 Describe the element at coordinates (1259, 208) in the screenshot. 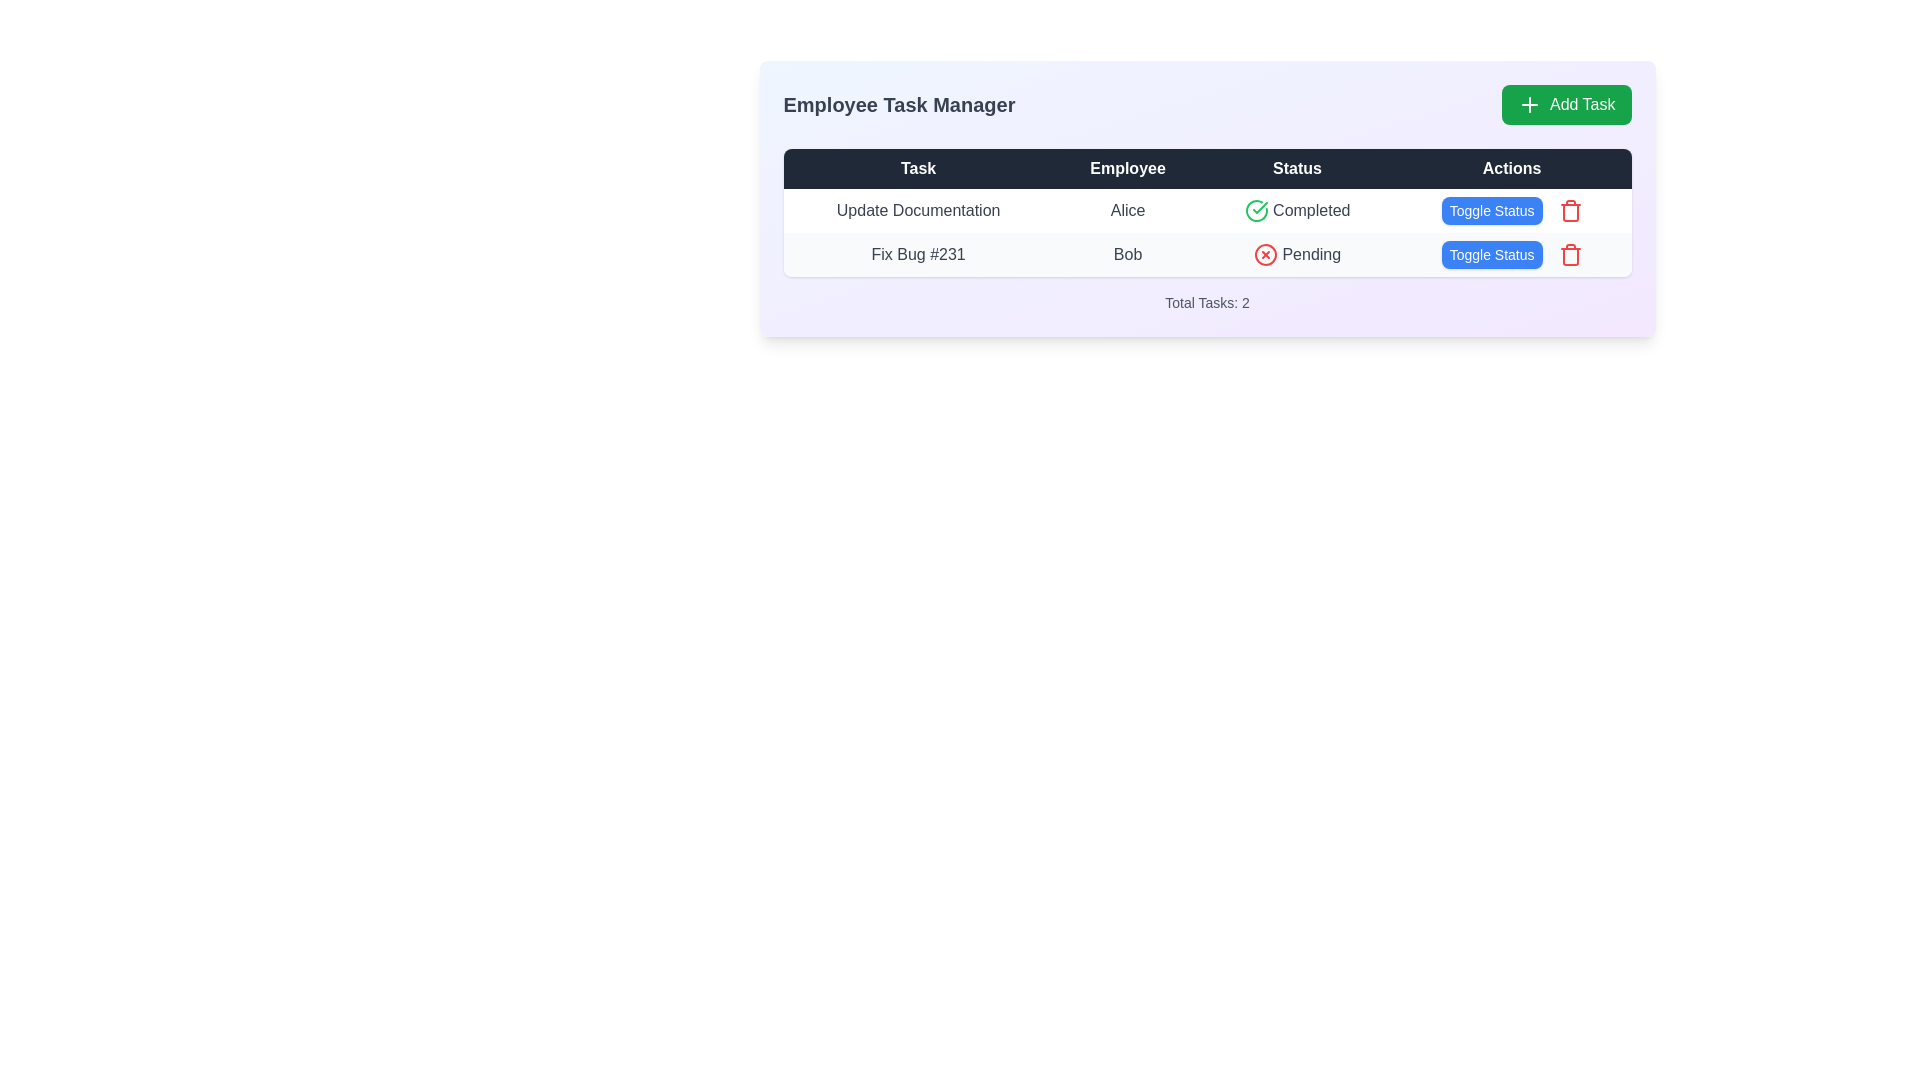

I see `the green checkmark icon depicting completion located in the first row of the task management table adjacent to the text 'Completed'` at that location.